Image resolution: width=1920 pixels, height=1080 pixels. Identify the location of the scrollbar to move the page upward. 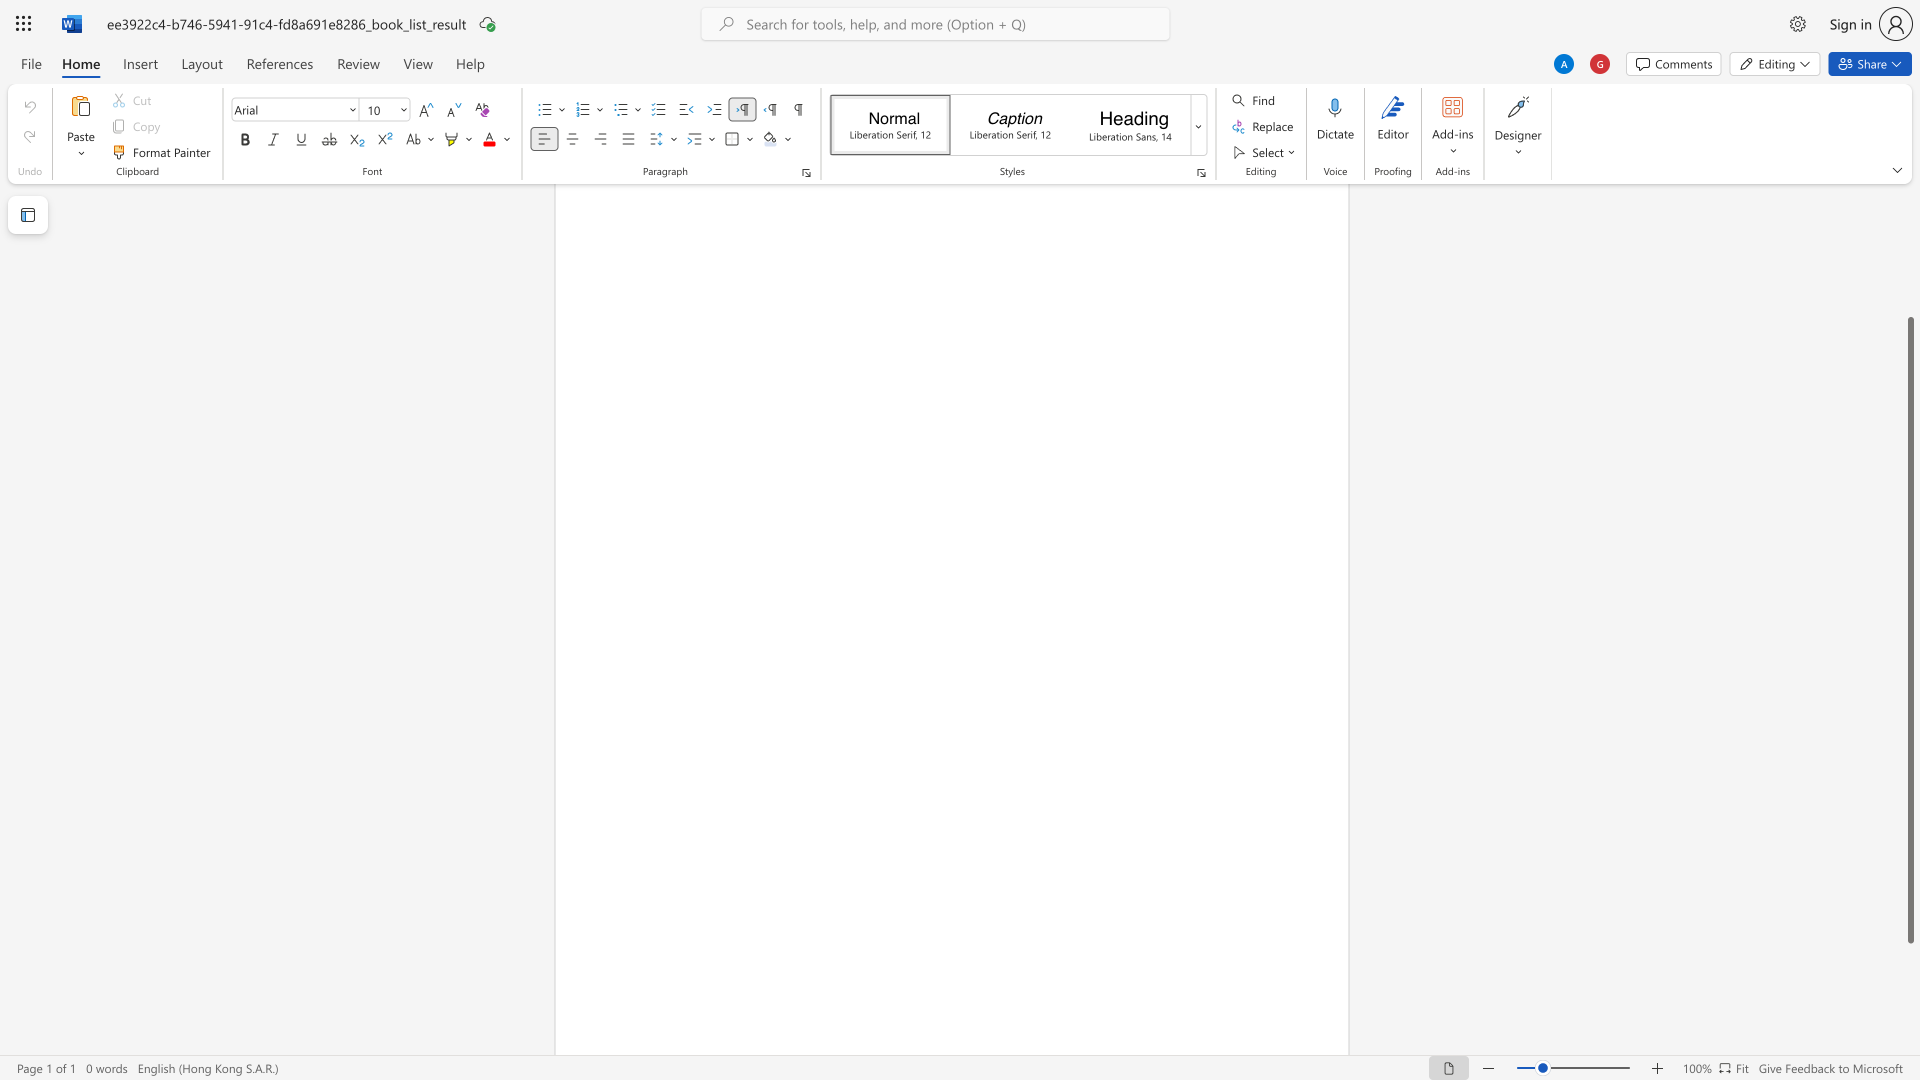
(1909, 280).